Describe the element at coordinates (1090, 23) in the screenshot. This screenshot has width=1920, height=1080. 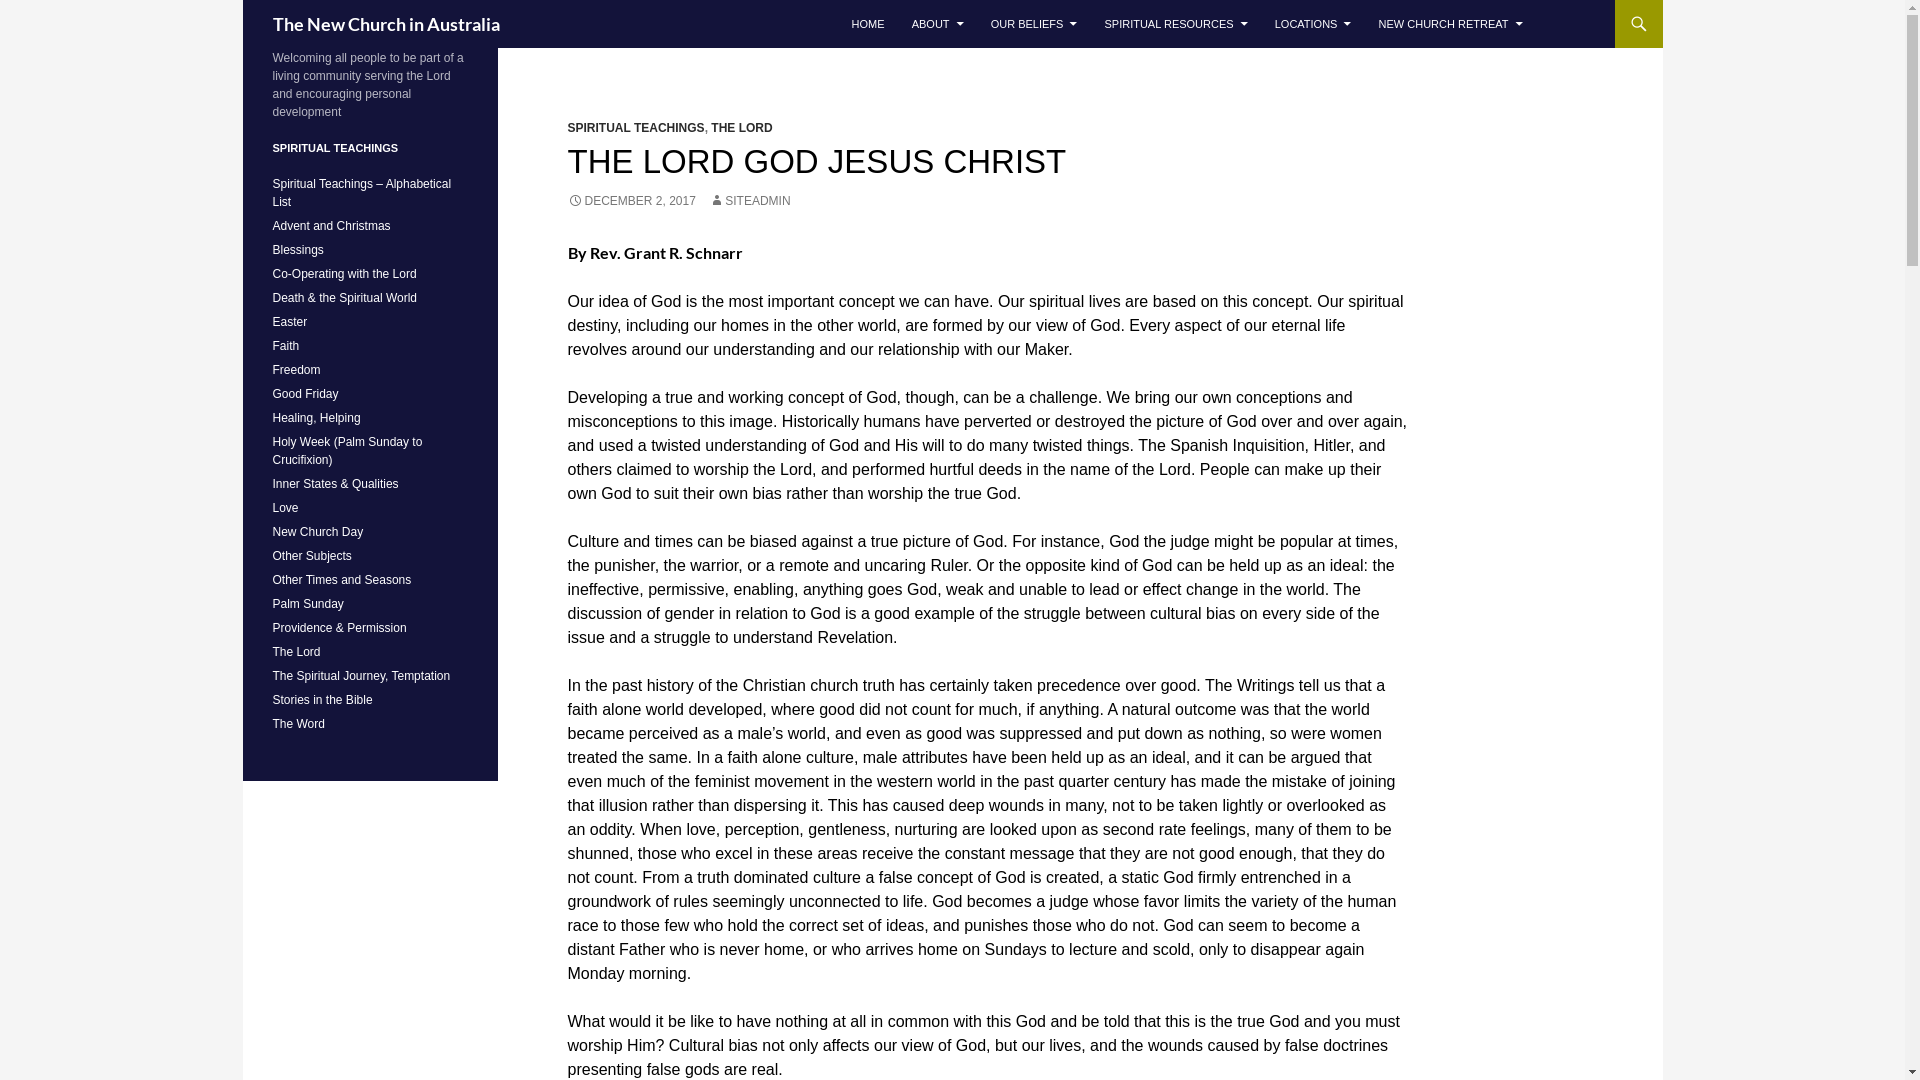
I see `'SPIRITUAL RESOURCES'` at that location.